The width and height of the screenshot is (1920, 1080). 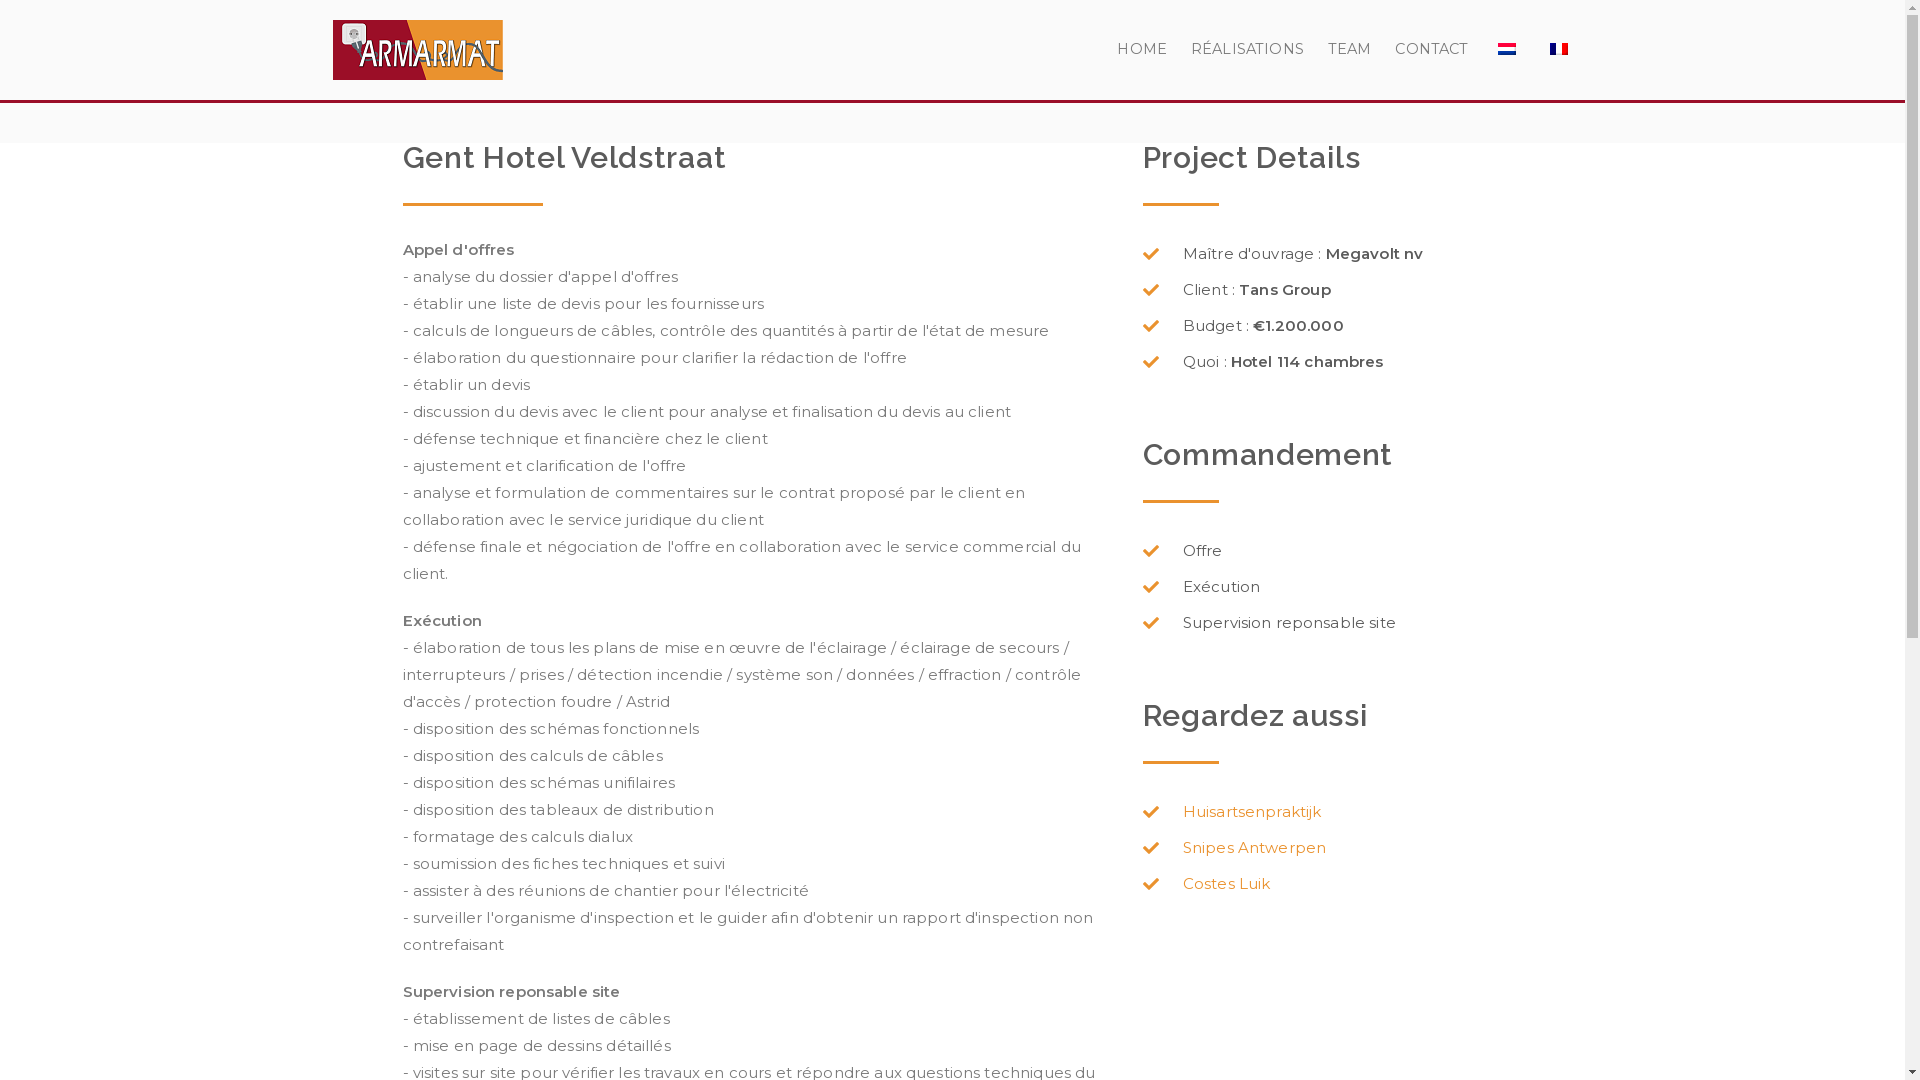 What do you see at coordinates (1142, 812) in the screenshot?
I see `'Huisartsenpraktijk'` at bounding box center [1142, 812].